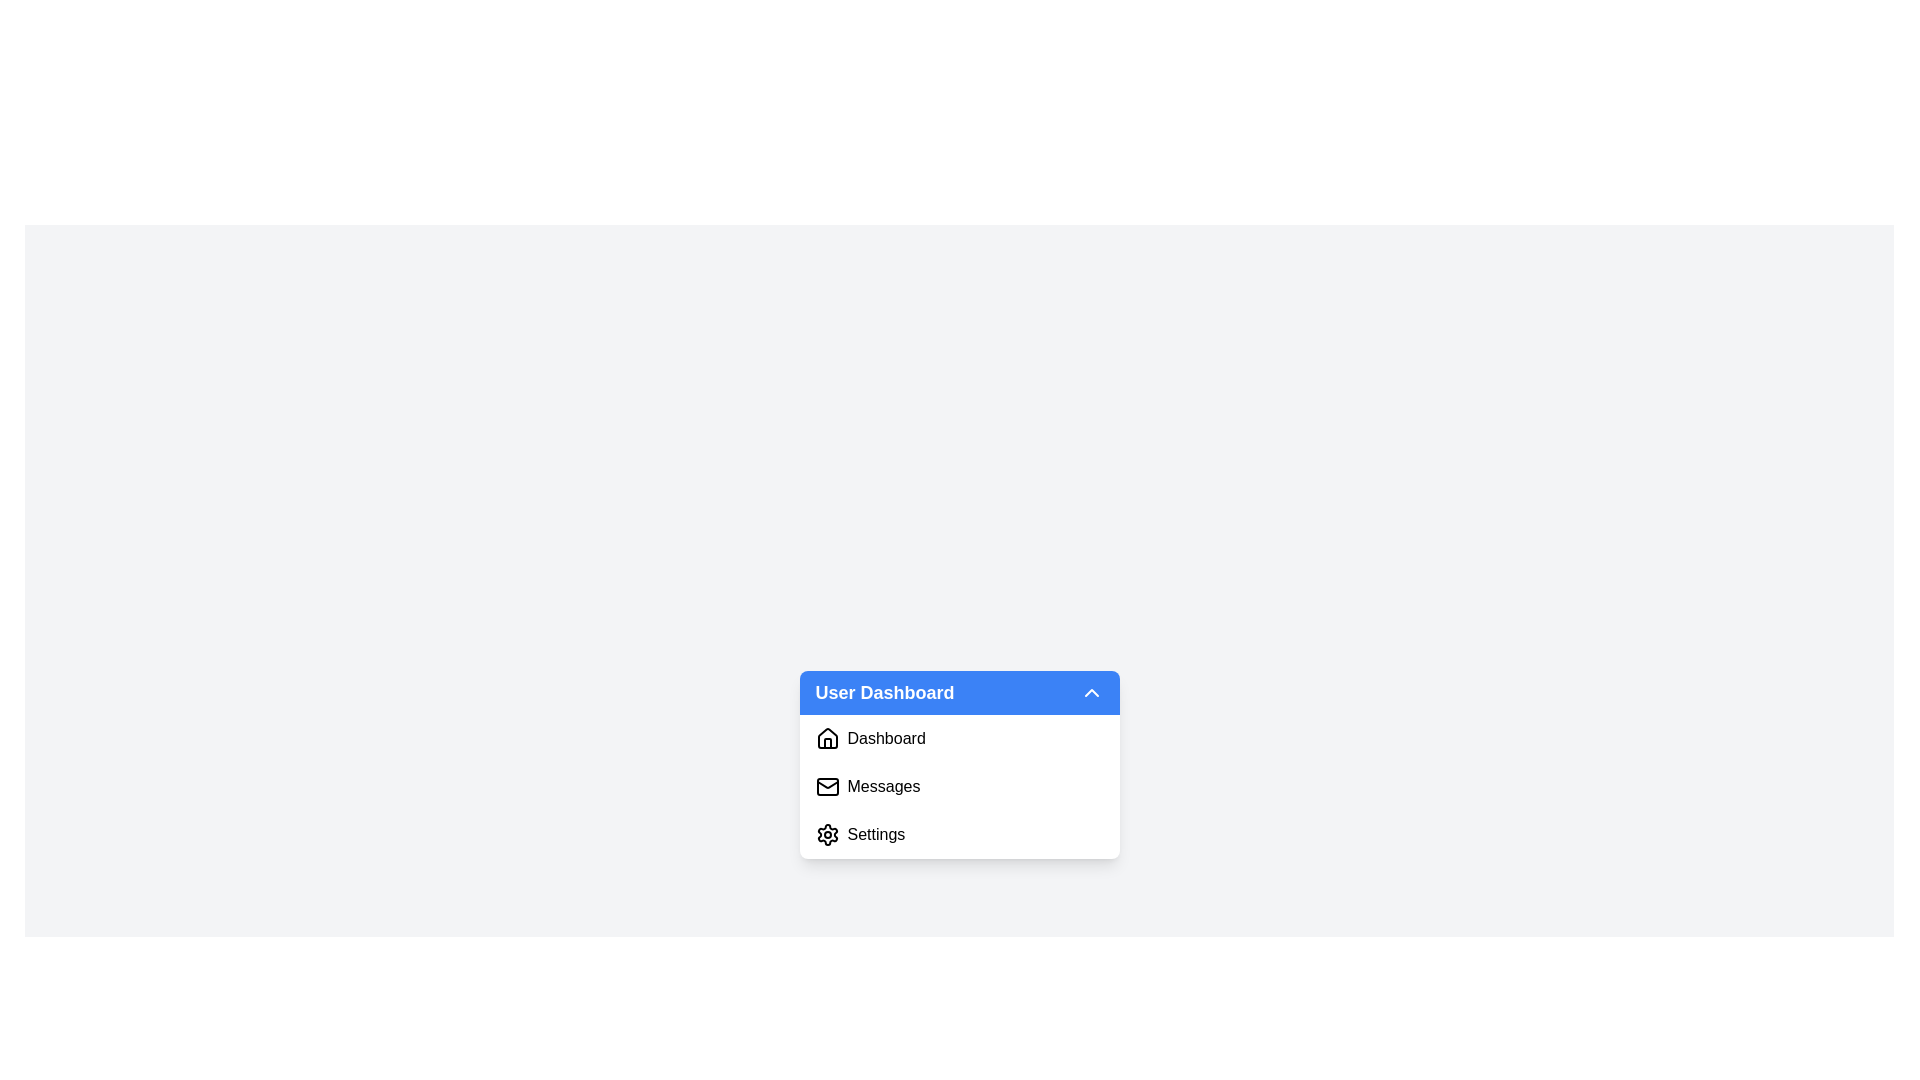 The height and width of the screenshot is (1080, 1920). What do you see at coordinates (958, 739) in the screenshot?
I see `the first menu item in the dropdown labeled 'User Dashboard'` at bounding box center [958, 739].